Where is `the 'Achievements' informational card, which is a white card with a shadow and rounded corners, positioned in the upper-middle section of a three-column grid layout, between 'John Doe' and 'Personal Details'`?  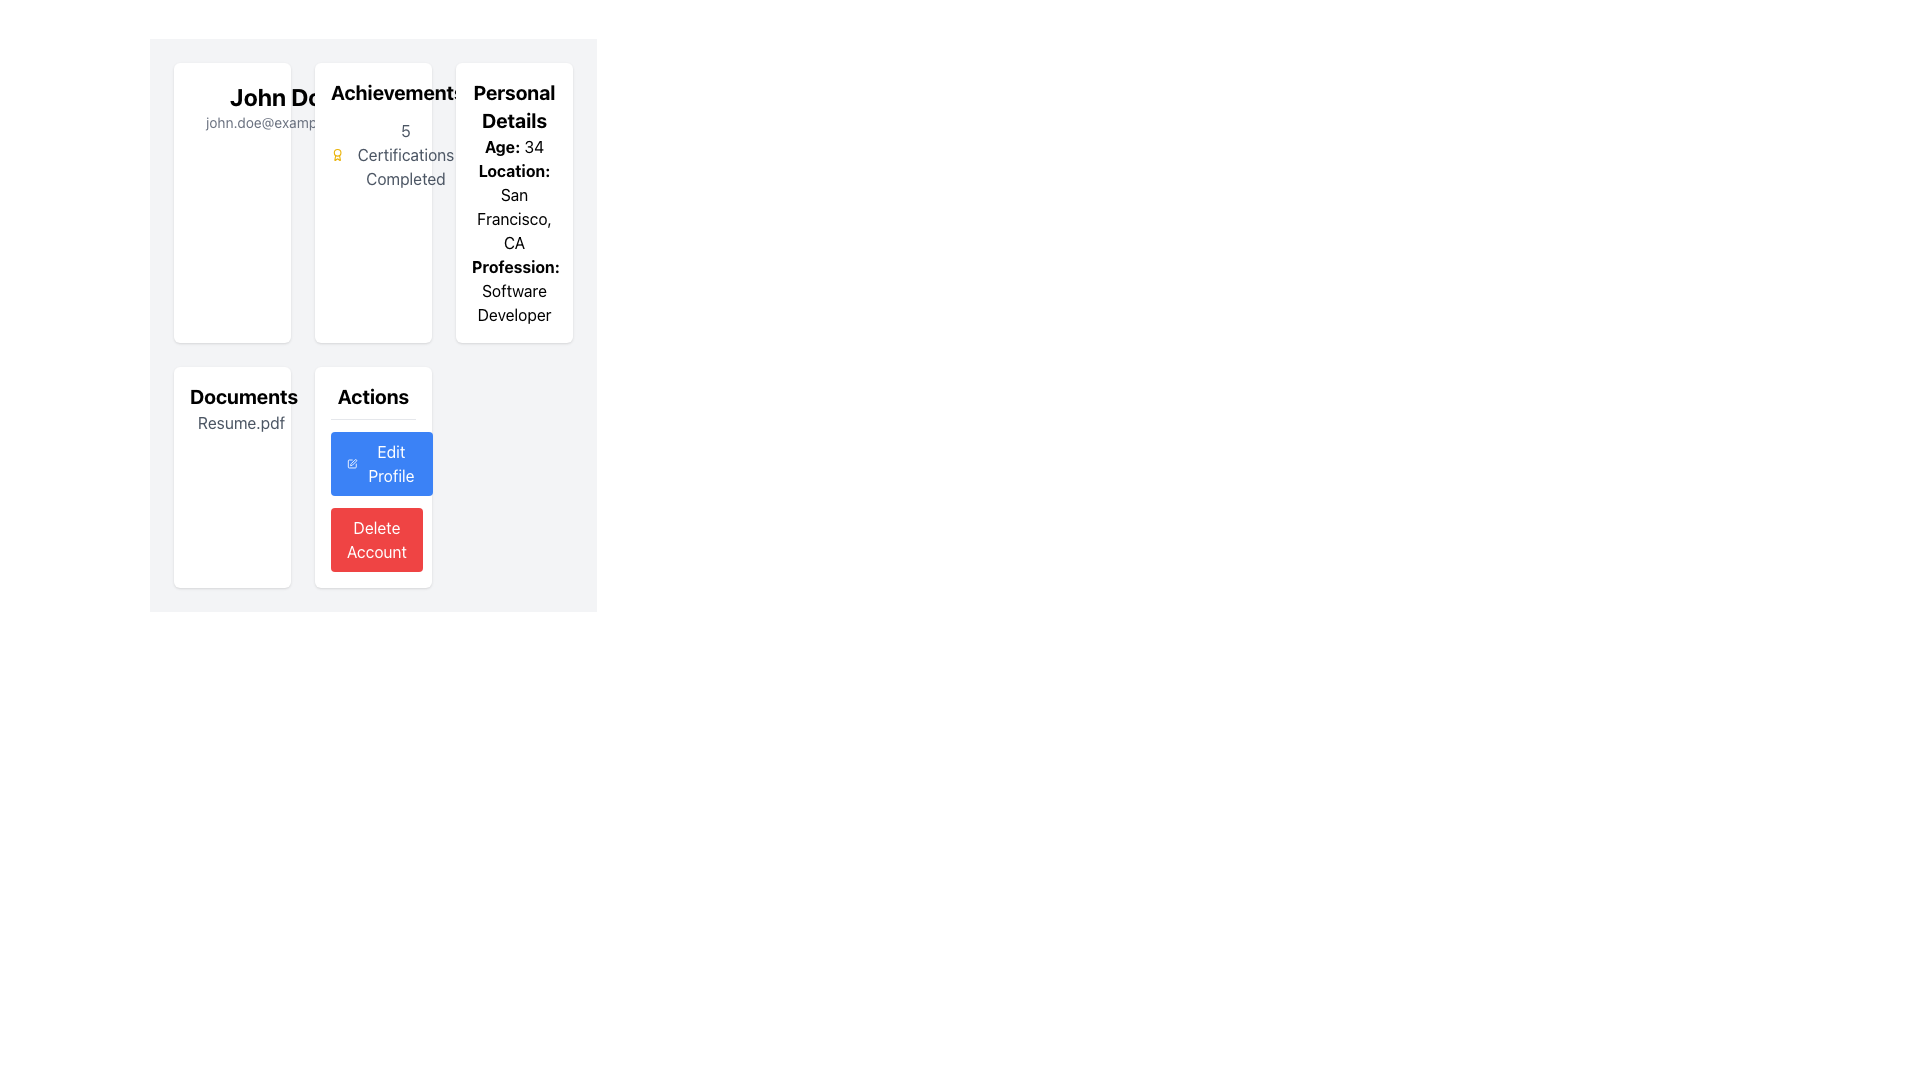
the 'Achievements' informational card, which is a white card with a shadow and rounded corners, positioned in the upper-middle section of a three-column grid layout, between 'John Doe' and 'Personal Details' is located at coordinates (373, 203).